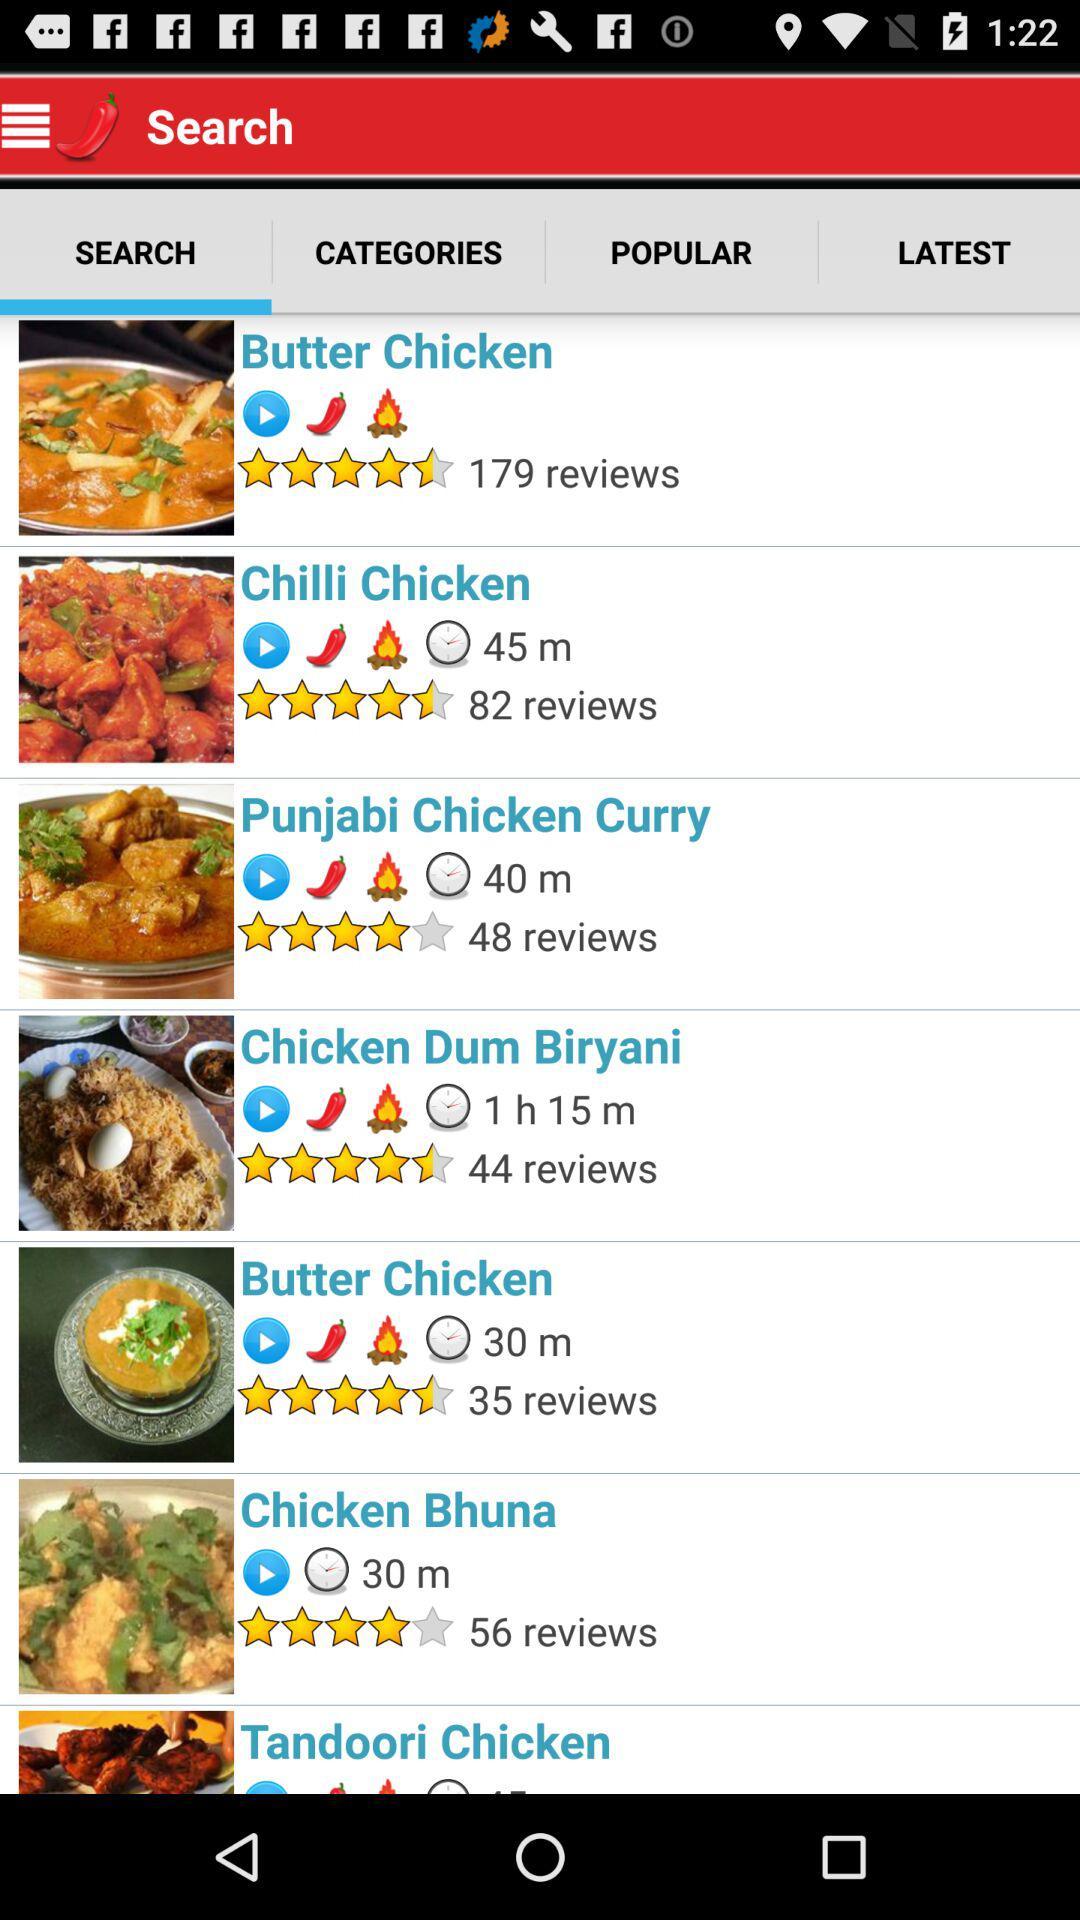 This screenshot has height=1920, width=1080. What do you see at coordinates (767, 703) in the screenshot?
I see `the item above punjabi chicken curry item` at bounding box center [767, 703].